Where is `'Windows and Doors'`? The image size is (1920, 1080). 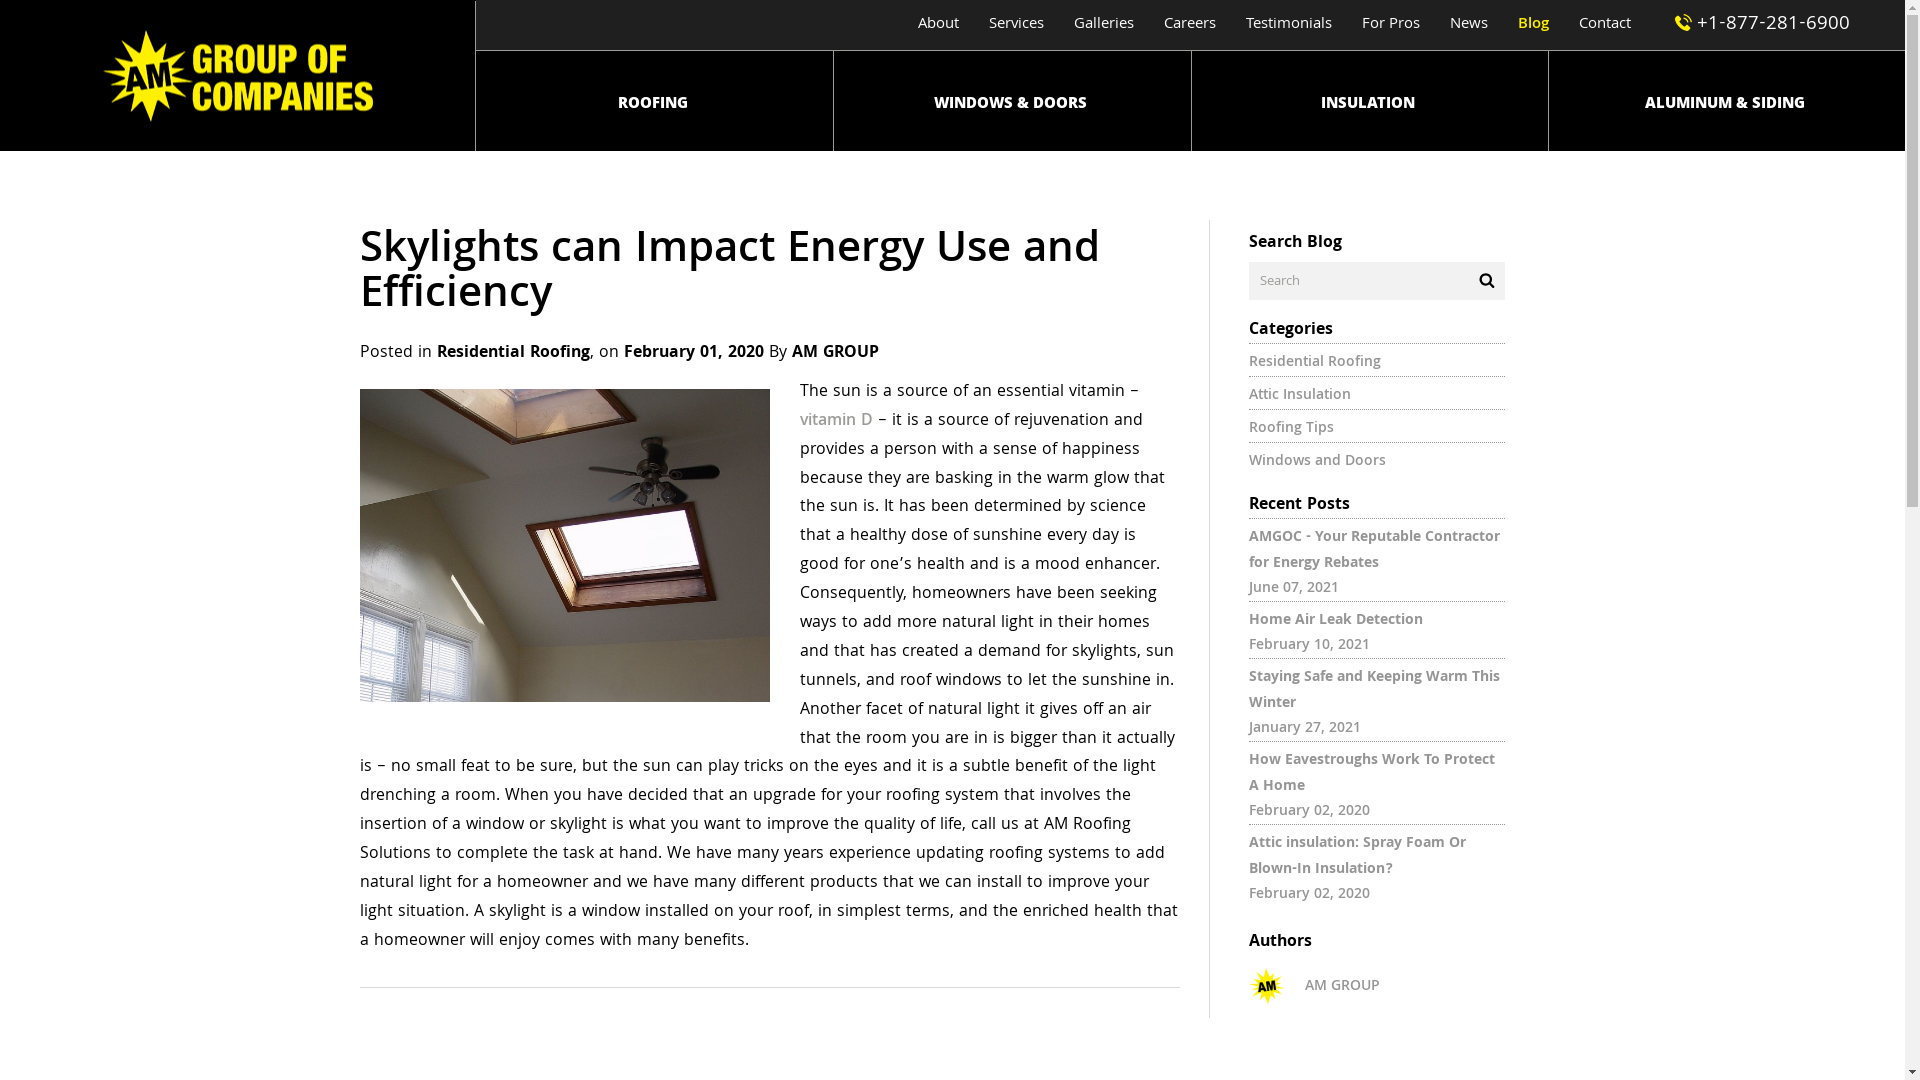 'Windows and Doors' is located at coordinates (1317, 462).